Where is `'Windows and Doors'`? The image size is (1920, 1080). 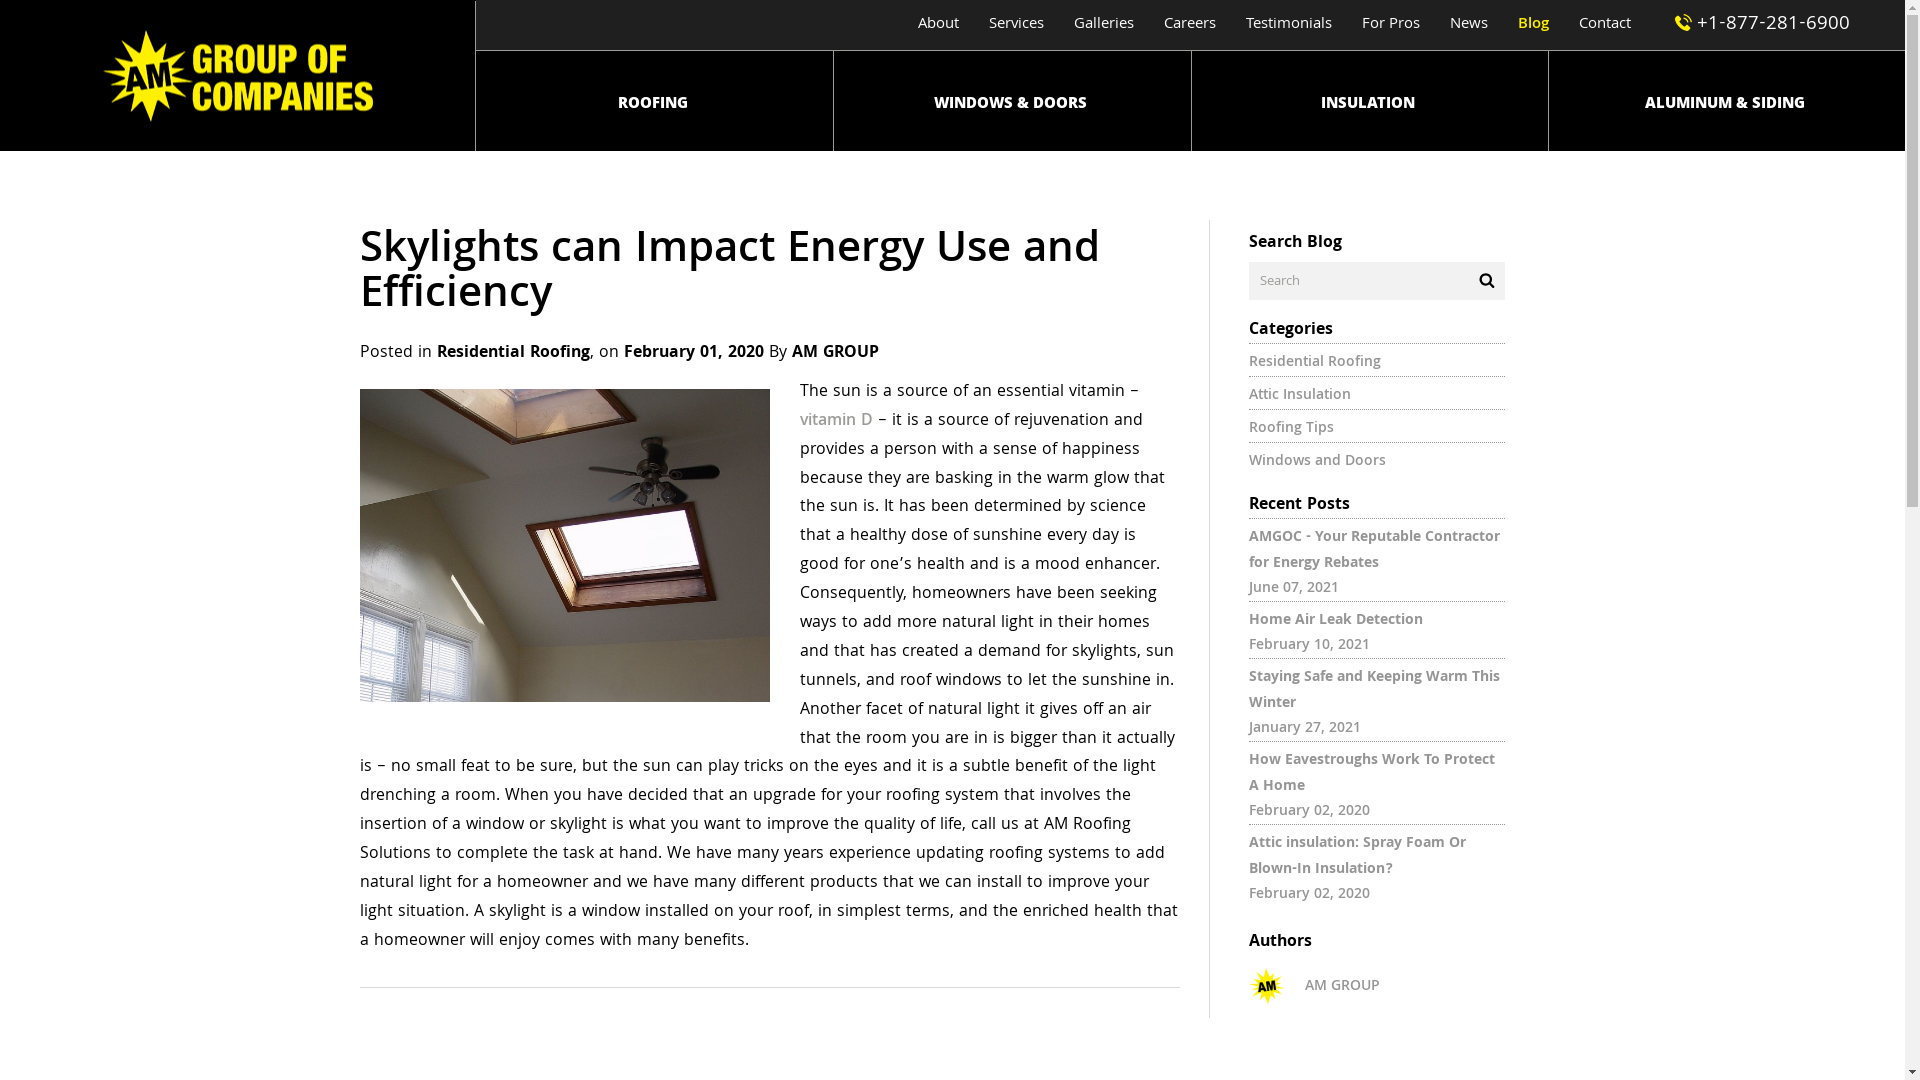 'Windows and Doors' is located at coordinates (1317, 462).